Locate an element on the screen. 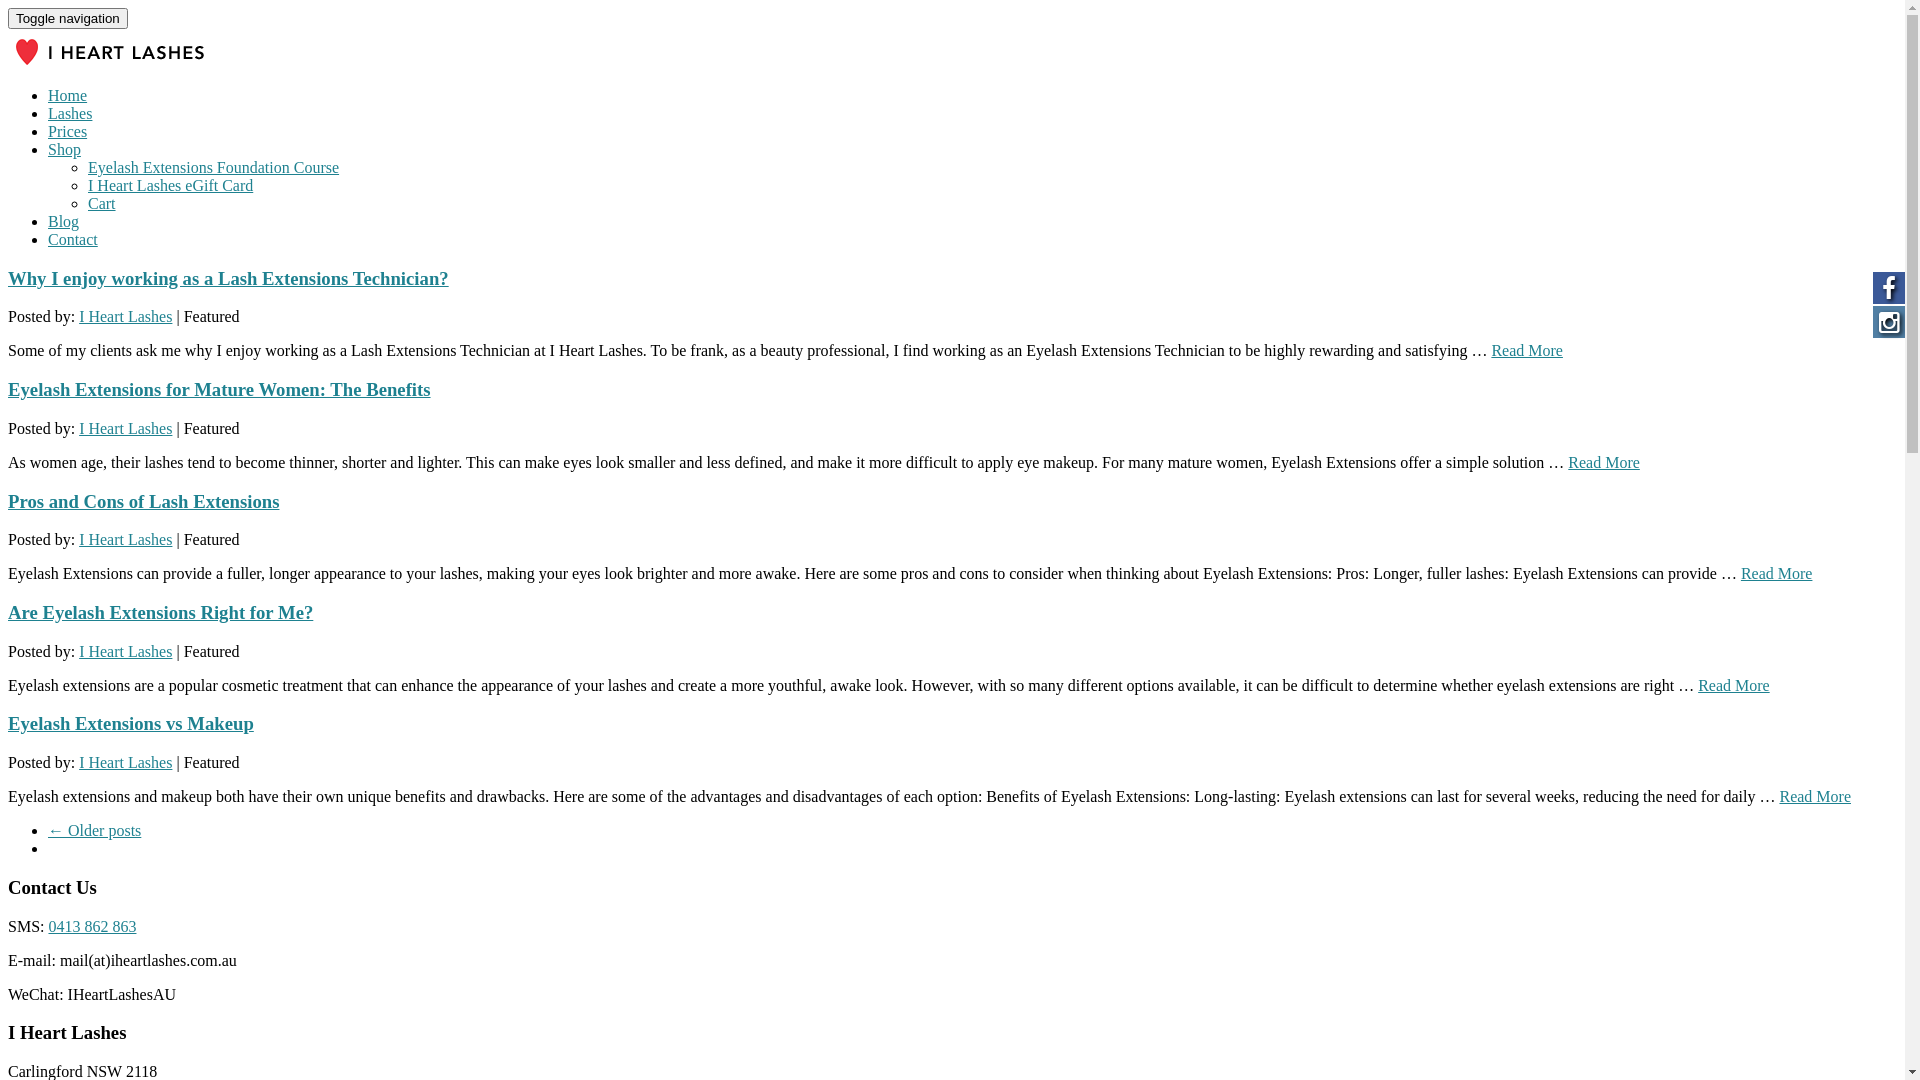 This screenshot has height=1080, width=1920. 'Pros and Cons of Lash Extensions' is located at coordinates (142, 500).